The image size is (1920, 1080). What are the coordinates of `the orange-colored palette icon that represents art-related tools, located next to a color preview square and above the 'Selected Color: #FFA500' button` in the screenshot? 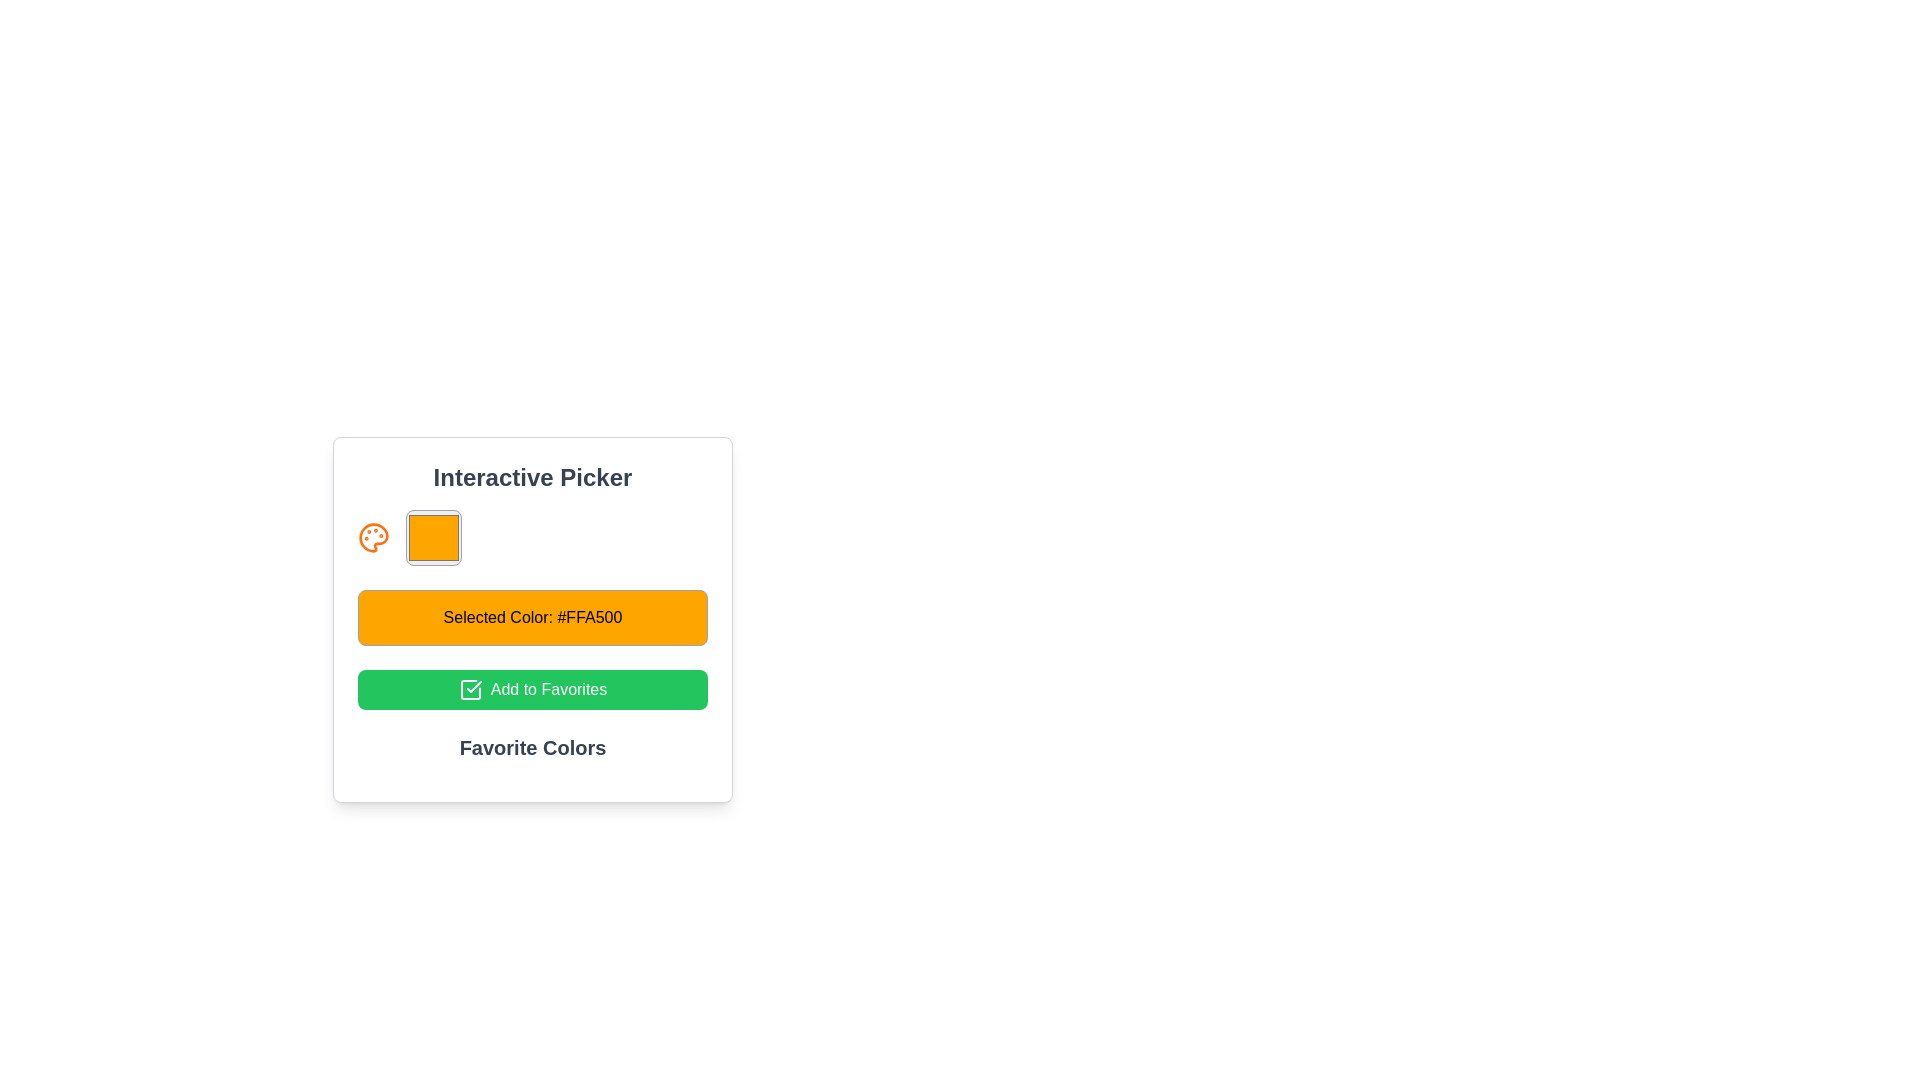 It's located at (374, 536).